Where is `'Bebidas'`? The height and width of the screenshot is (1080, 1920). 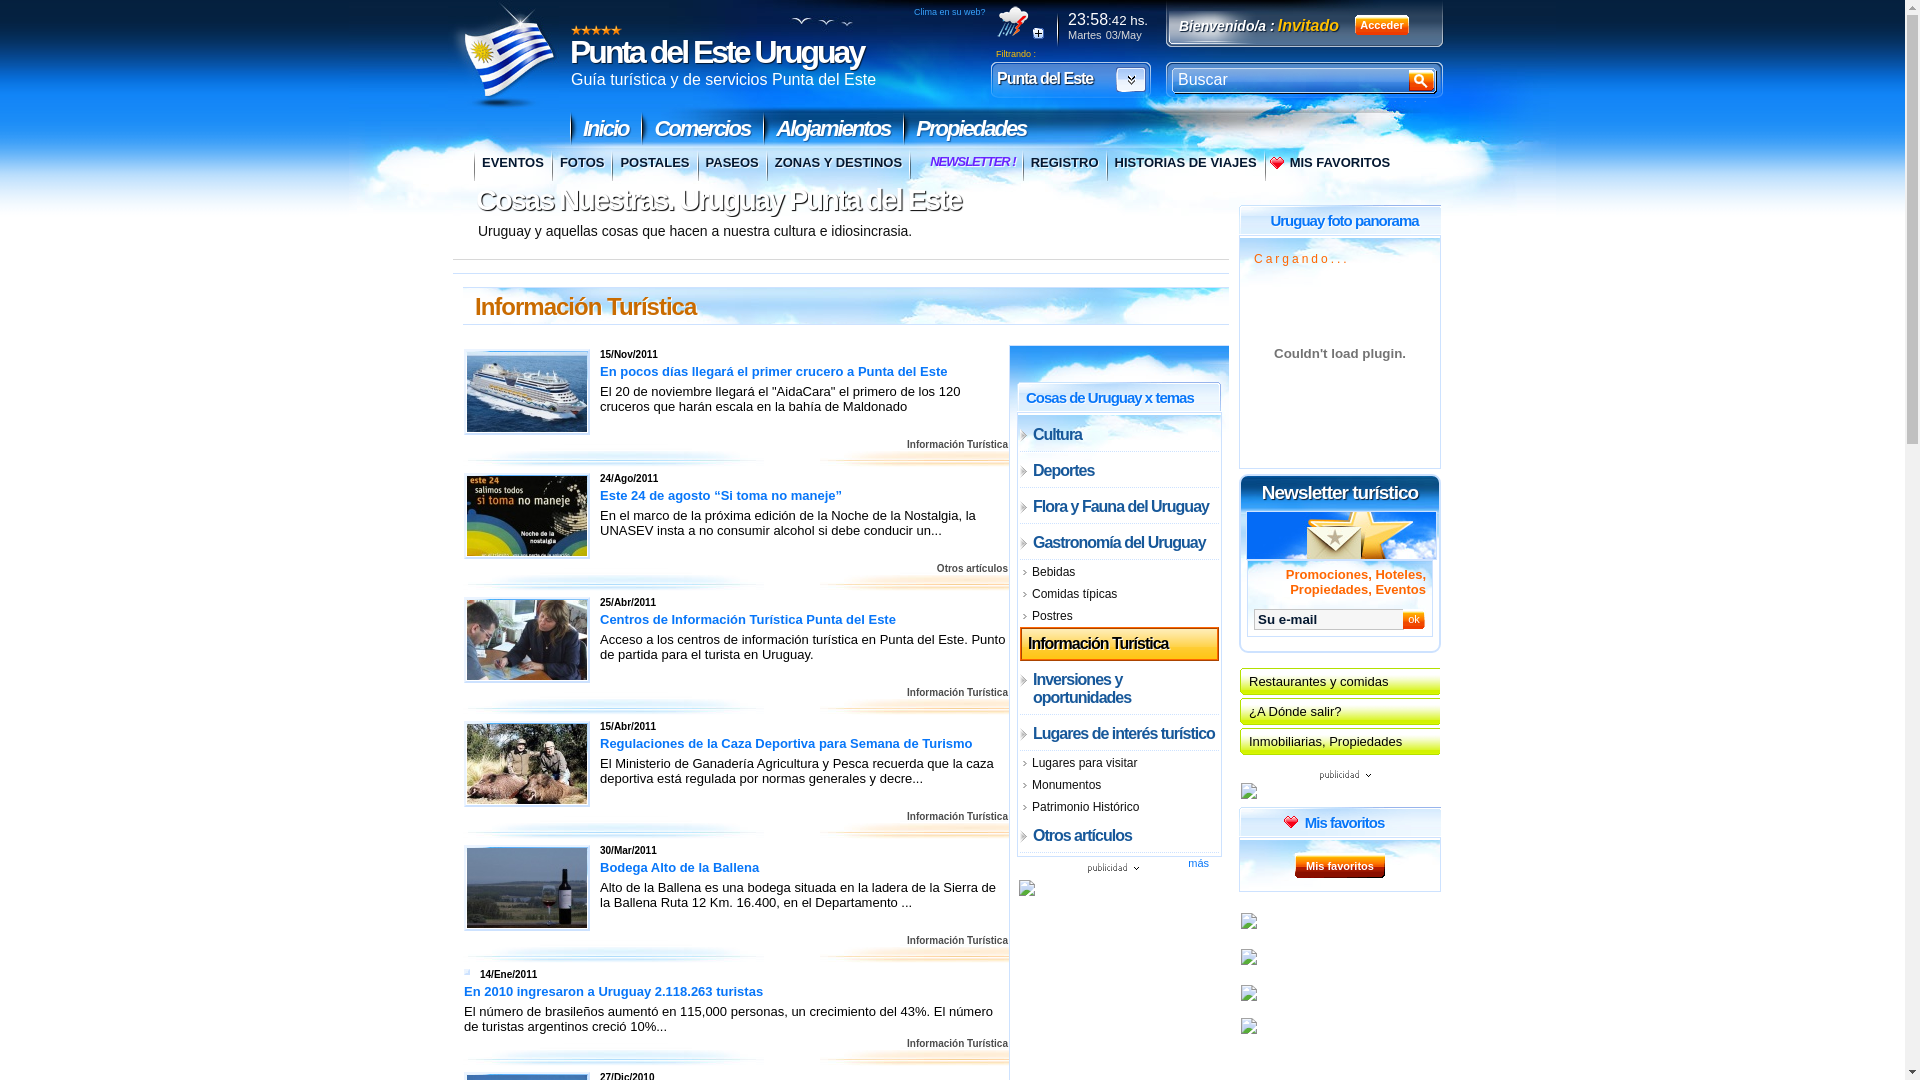
'Bebidas' is located at coordinates (1019, 571).